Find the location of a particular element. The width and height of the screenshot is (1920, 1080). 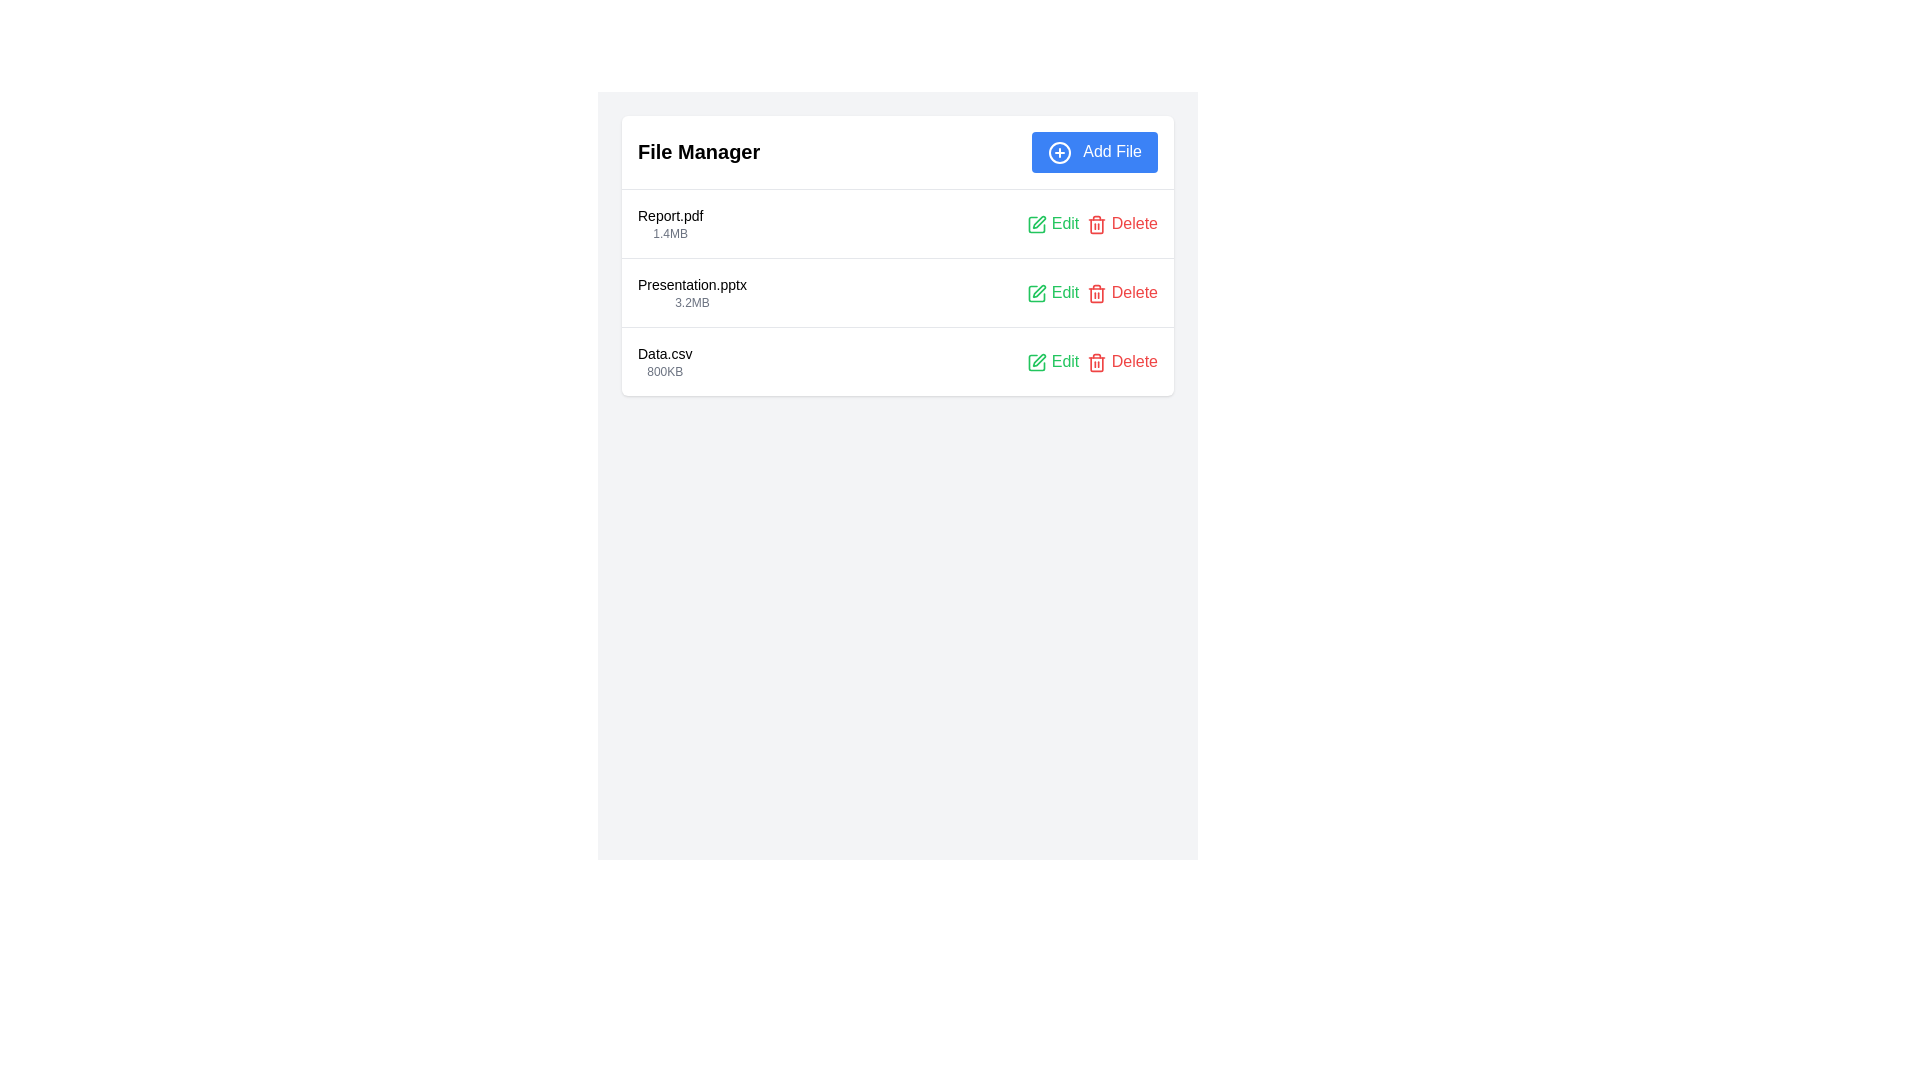

the delete icon located next to the 'Presentation.pptx' file in the second row of the file management table to initiate the delete action is located at coordinates (1096, 293).